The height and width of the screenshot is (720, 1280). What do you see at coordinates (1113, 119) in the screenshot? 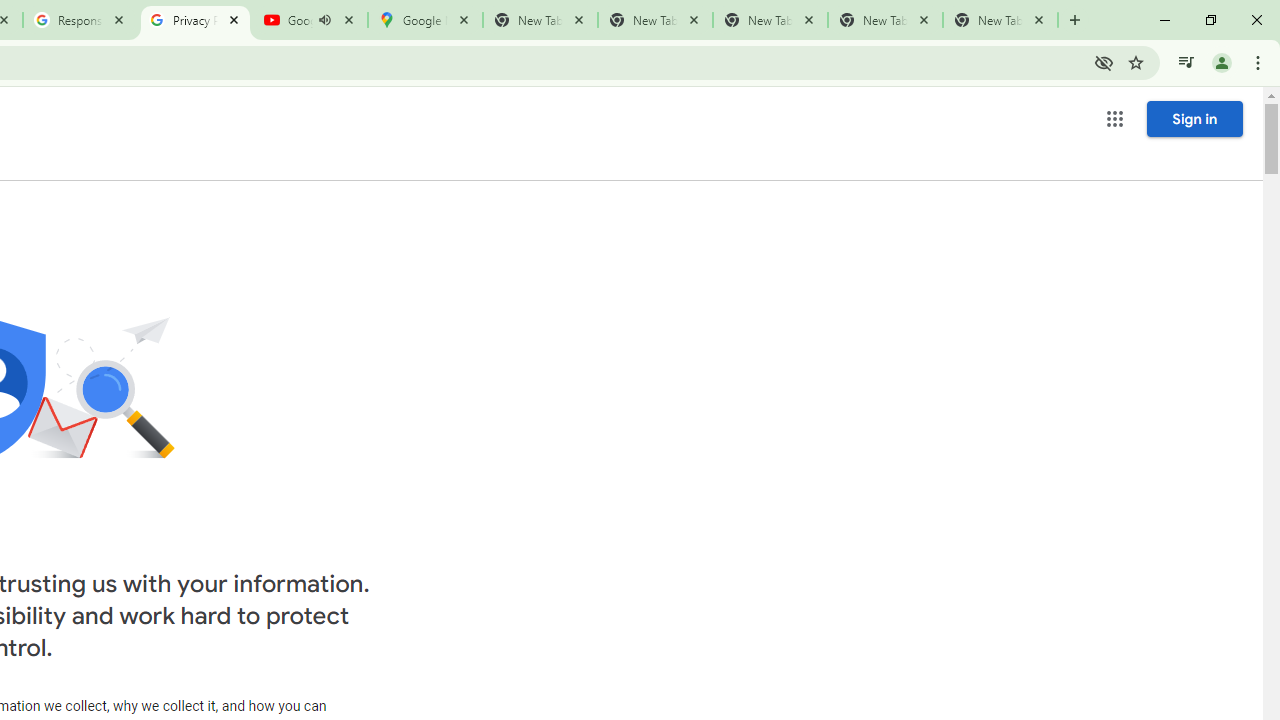
I see `'Google apps'` at bounding box center [1113, 119].